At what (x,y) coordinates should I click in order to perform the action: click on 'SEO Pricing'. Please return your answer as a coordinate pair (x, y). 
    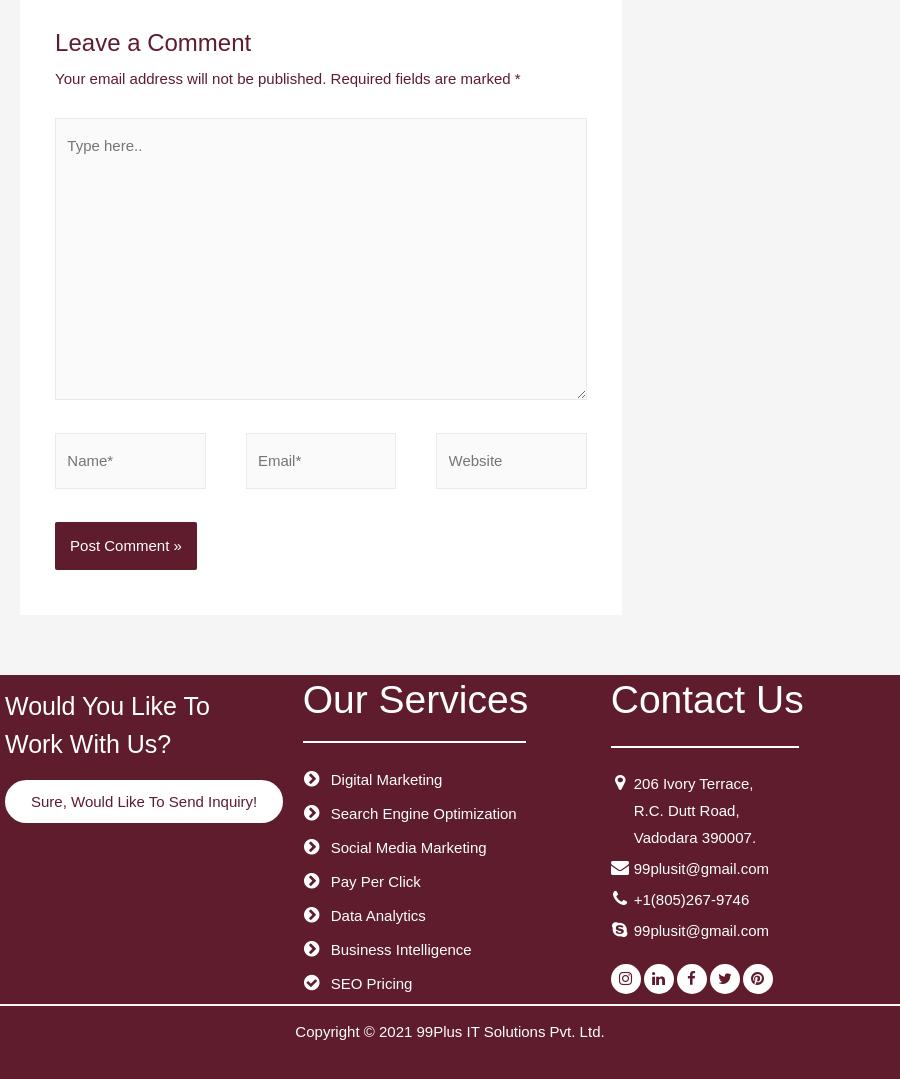
    Looking at the image, I should click on (370, 981).